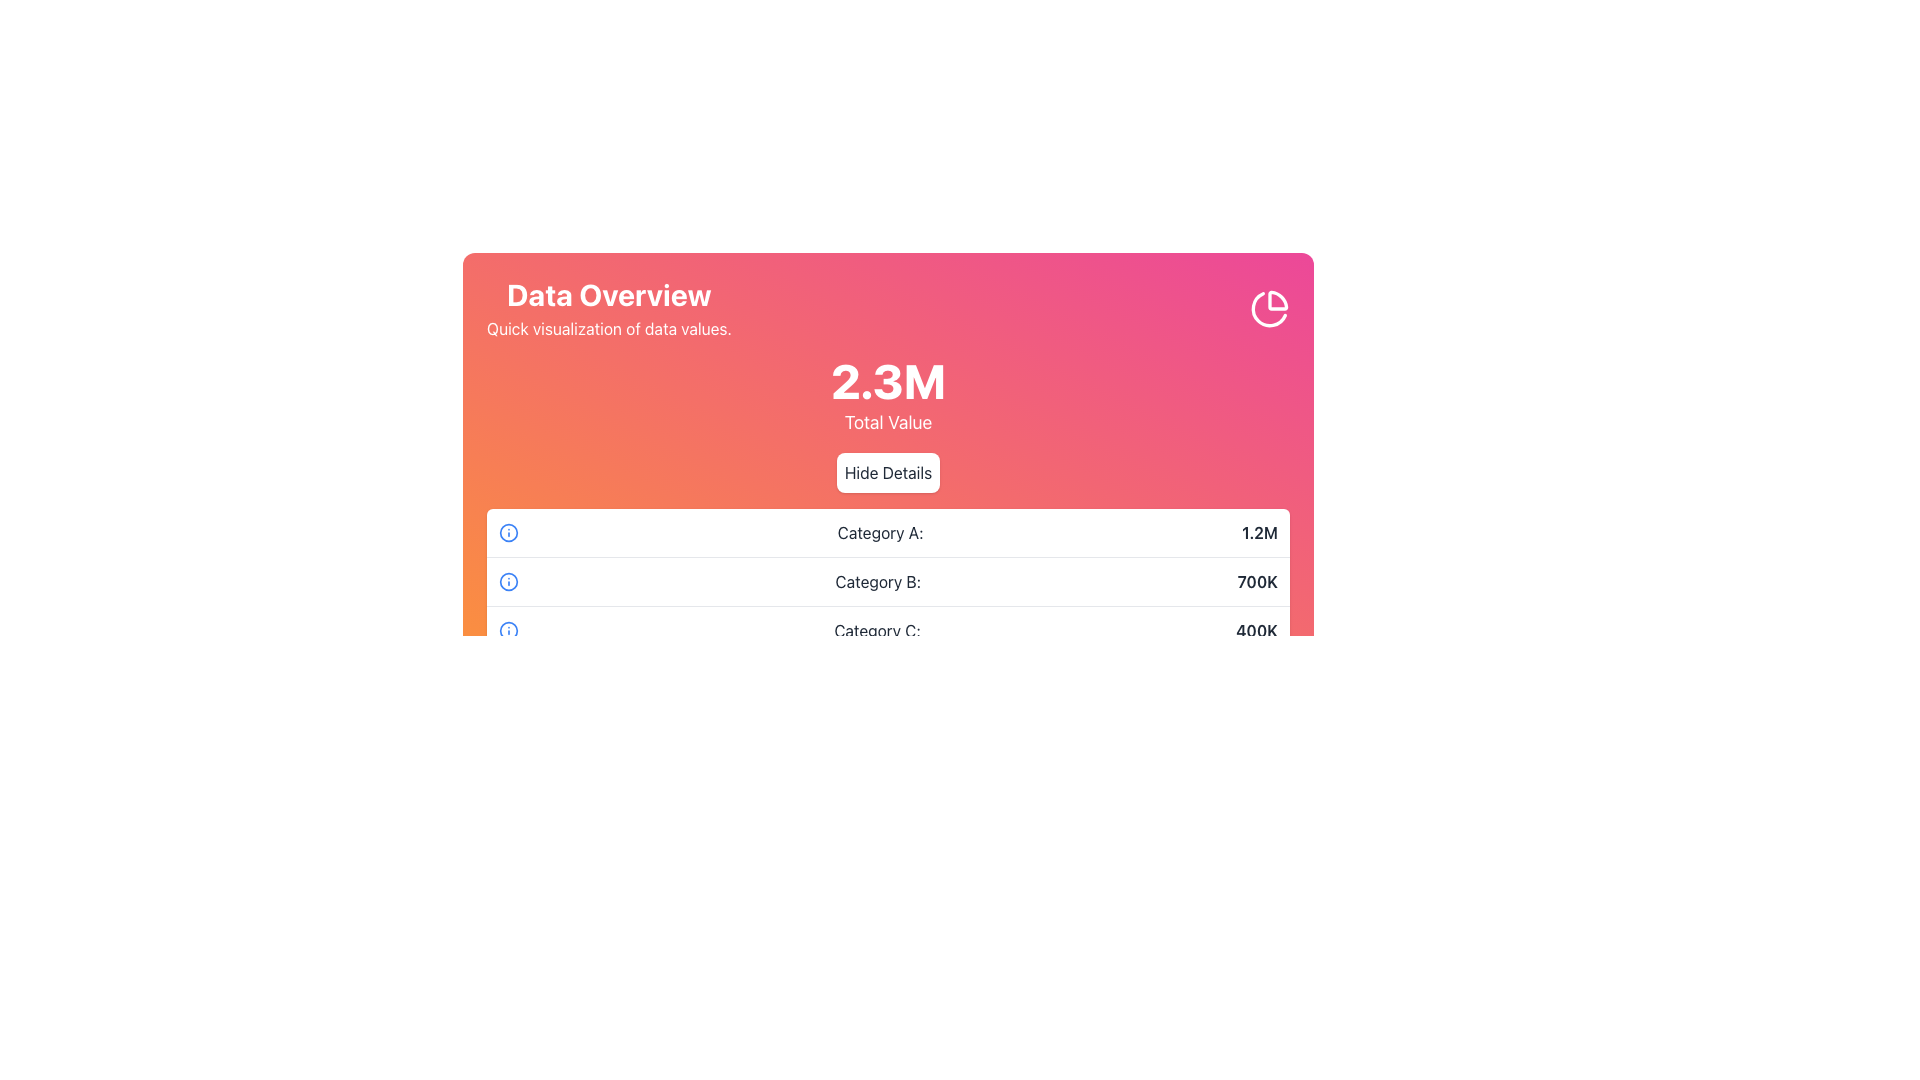 The image size is (1920, 1080). What do you see at coordinates (887, 531) in the screenshot?
I see `the first list item representing 'Category A' with value '1.2M' to possibly reveal tooltips` at bounding box center [887, 531].